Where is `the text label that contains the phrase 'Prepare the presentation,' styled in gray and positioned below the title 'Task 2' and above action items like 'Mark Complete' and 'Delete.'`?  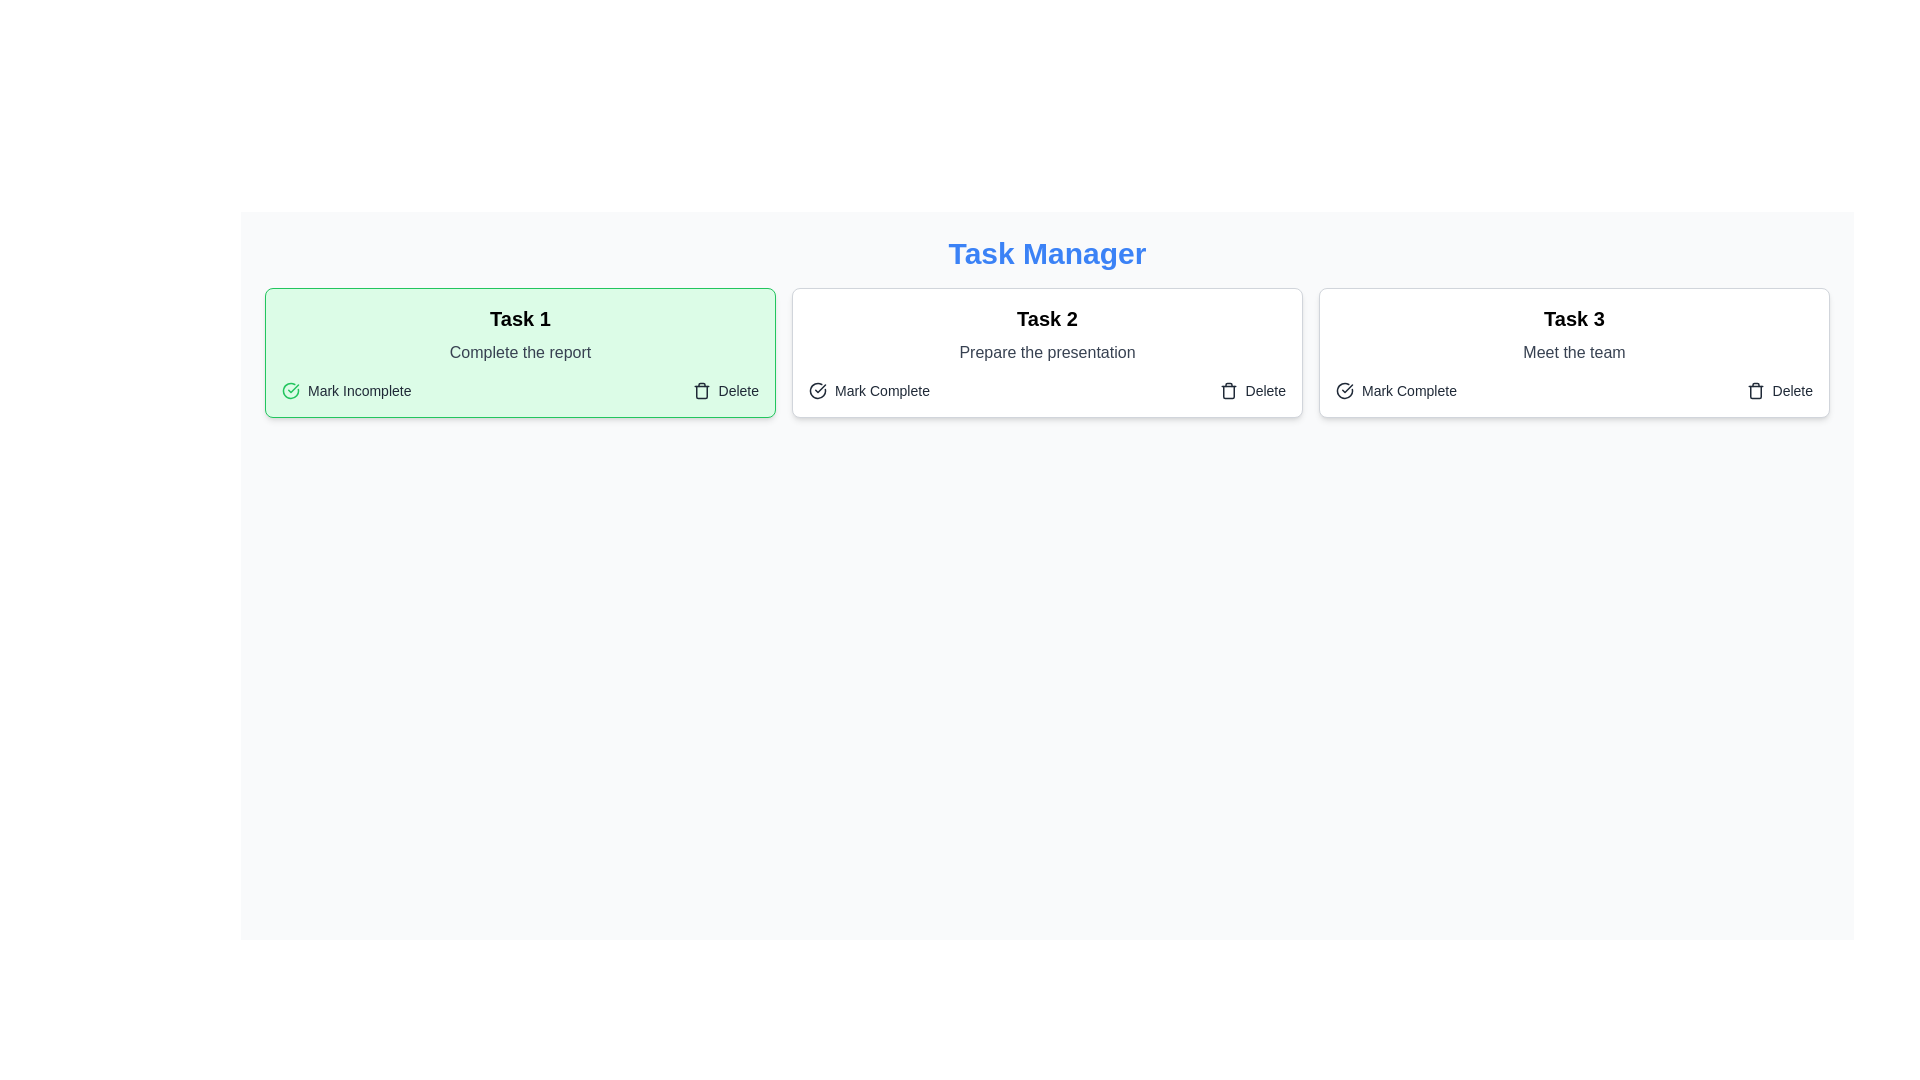 the text label that contains the phrase 'Prepare the presentation,' styled in gray and positioned below the title 'Task 2' and above action items like 'Mark Complete' and 'Delete.' is located at coordinates (1046, 352).